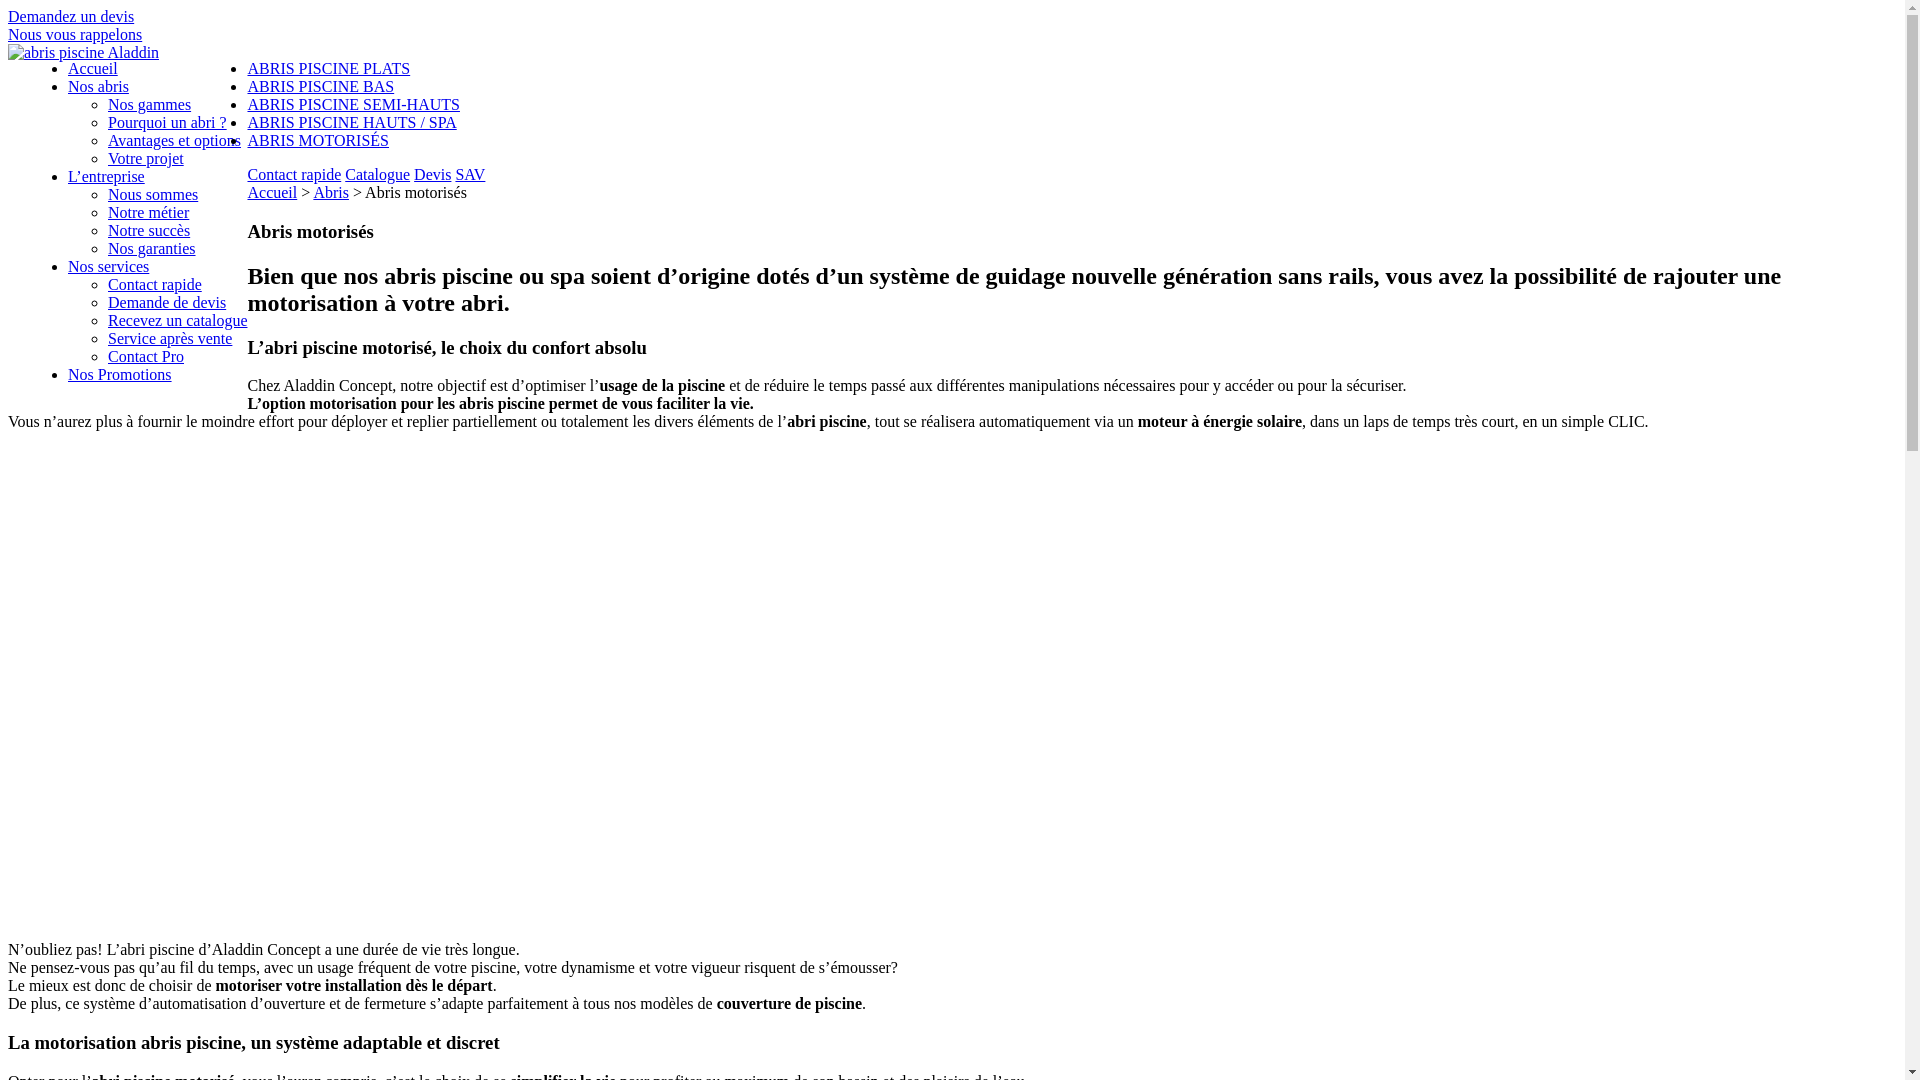 Image resolution: width=1920 pixels, height=1080 pixels. Describe the element at coordinates (119, 374) in the screenshot. I see `'Nos Promotions'` at that location.